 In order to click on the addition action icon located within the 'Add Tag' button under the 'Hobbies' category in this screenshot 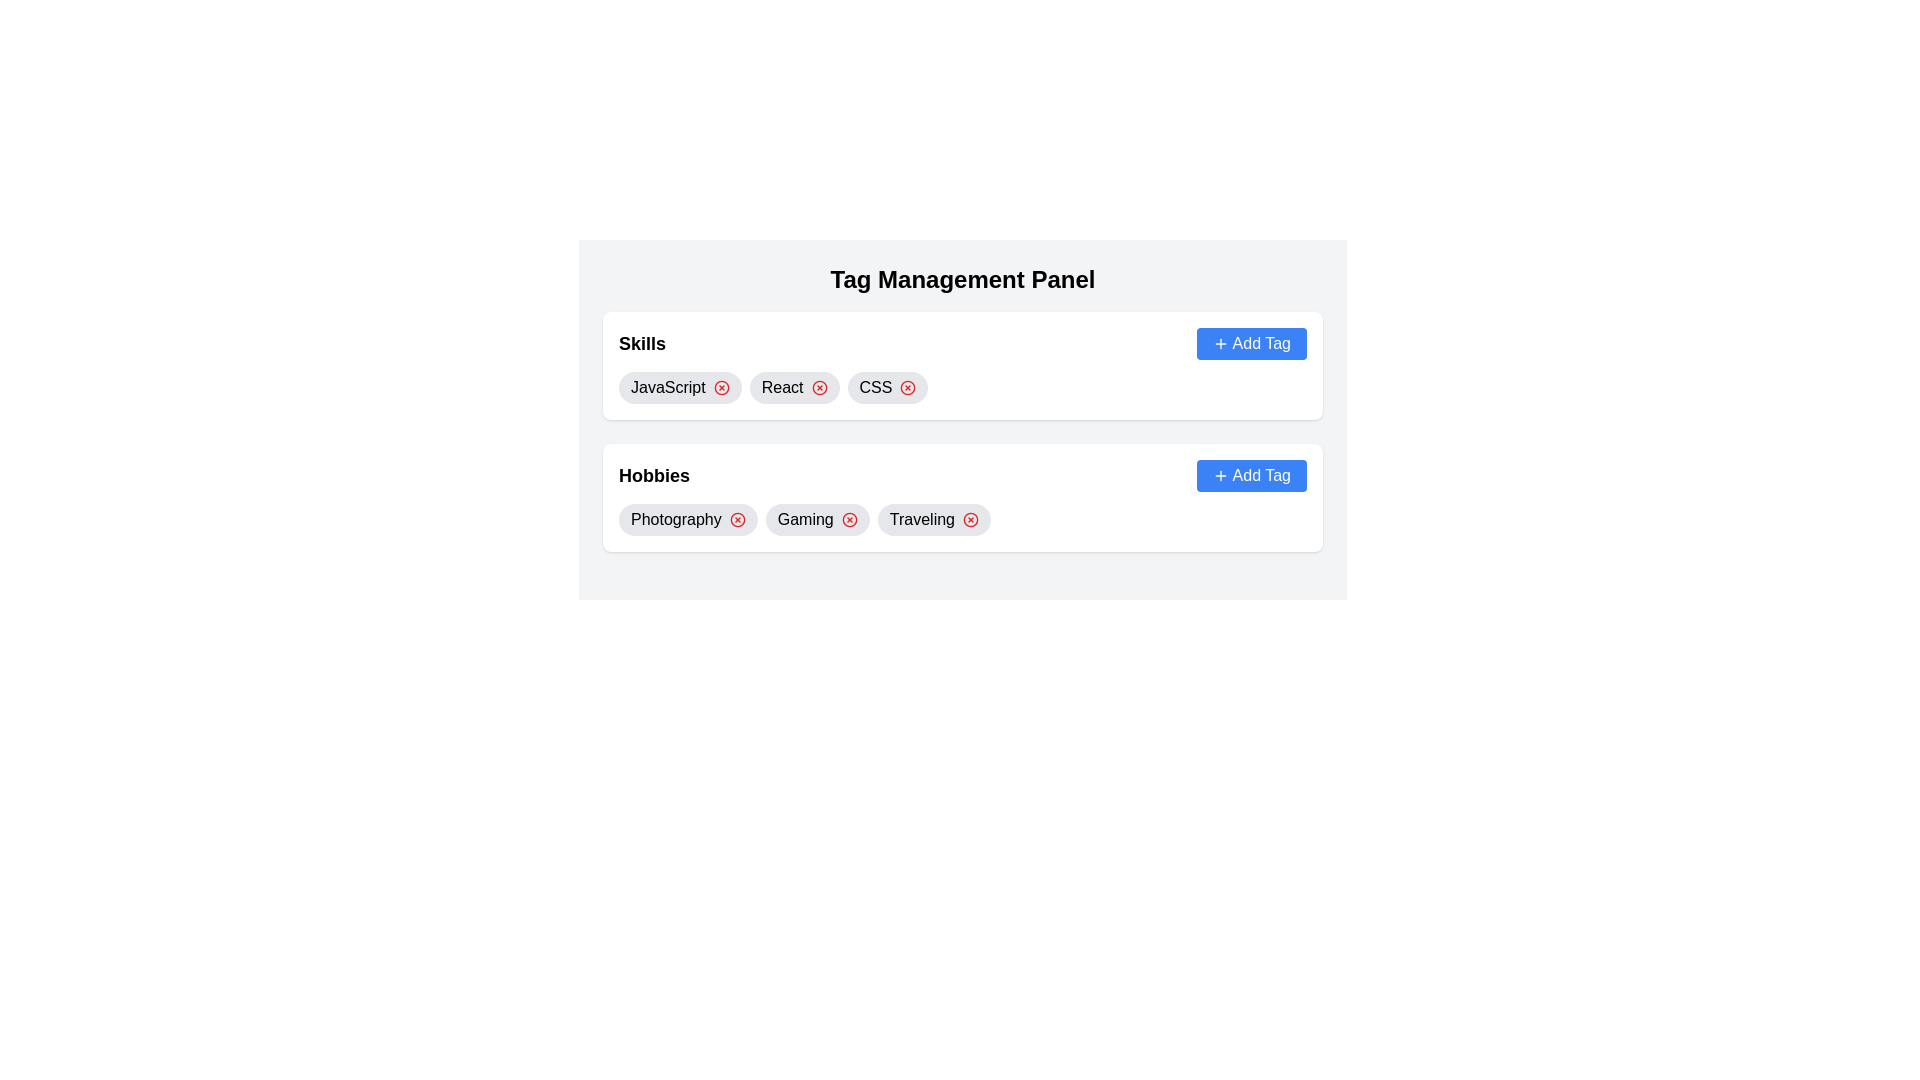, I will do `click(1219, 475)`.